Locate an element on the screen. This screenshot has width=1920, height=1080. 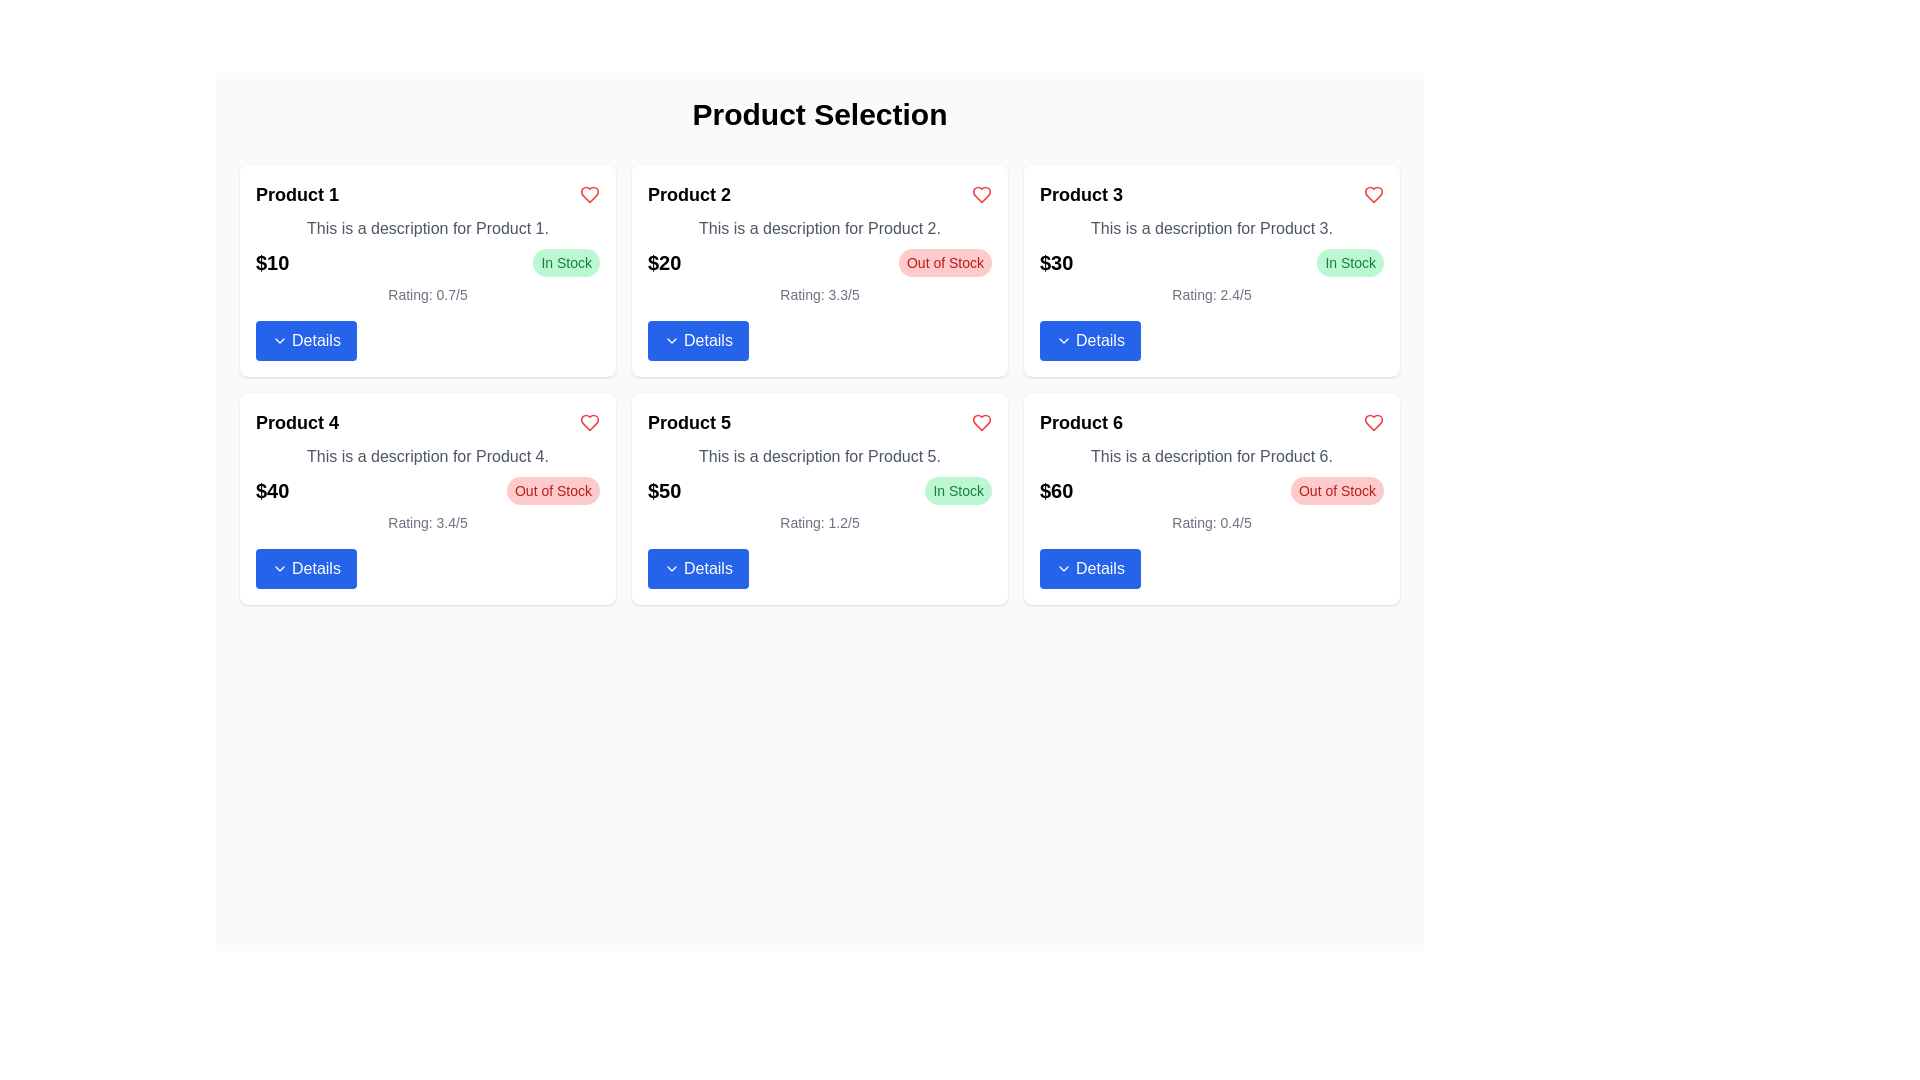
the static text display that shows the user rating for 'Product 5', located at the bottom of the product card above the 'Details' button is located at coordinates (820, 522).